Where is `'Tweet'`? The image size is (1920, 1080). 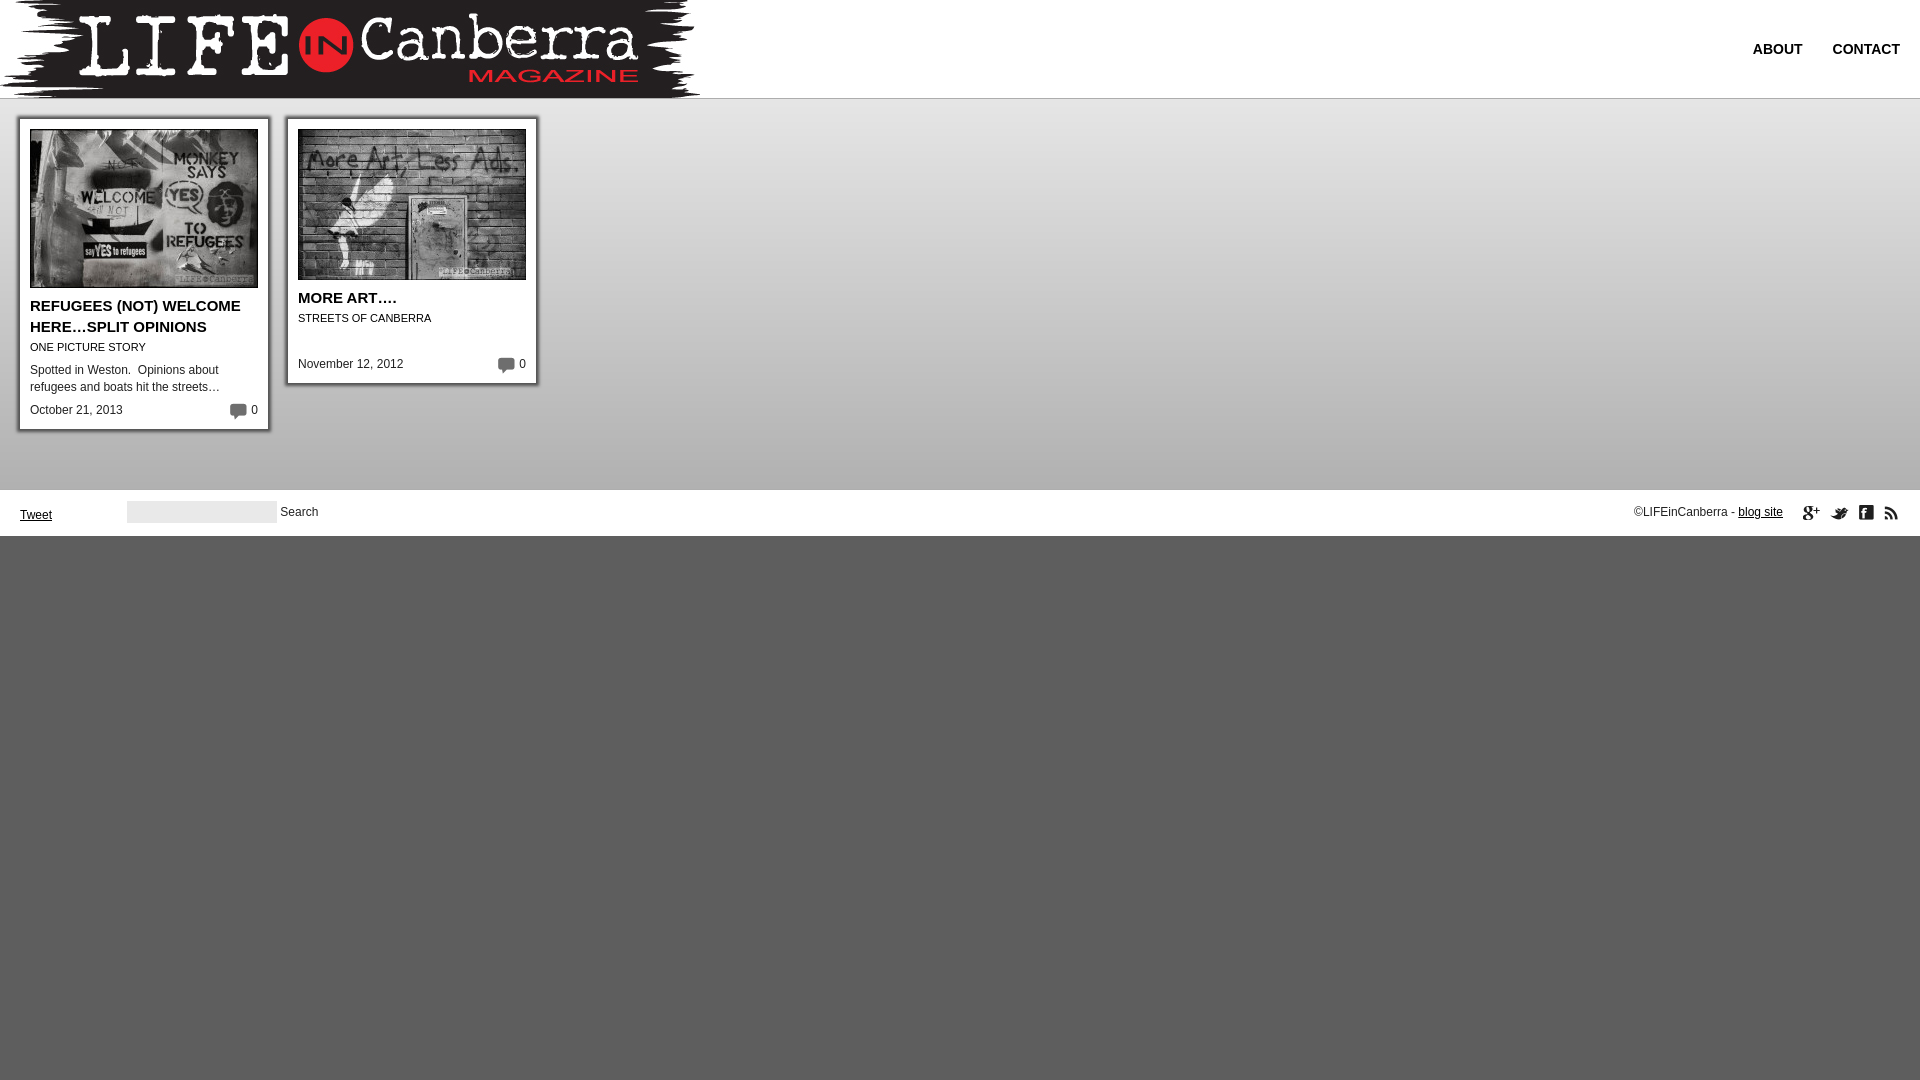 'Tweet' is located at coordinates (35, 514).